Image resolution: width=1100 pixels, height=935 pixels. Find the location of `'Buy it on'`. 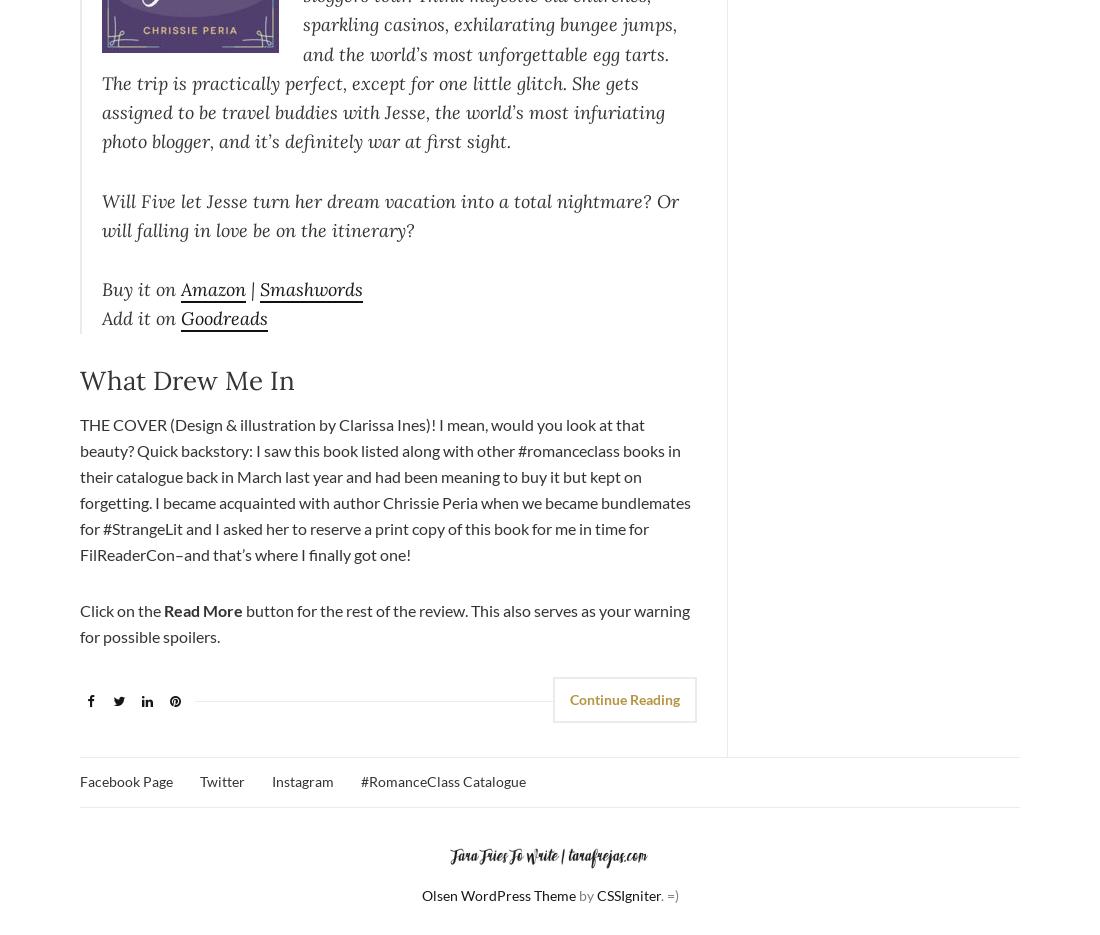

'Buy it on' is located at coordinates (140, 288).